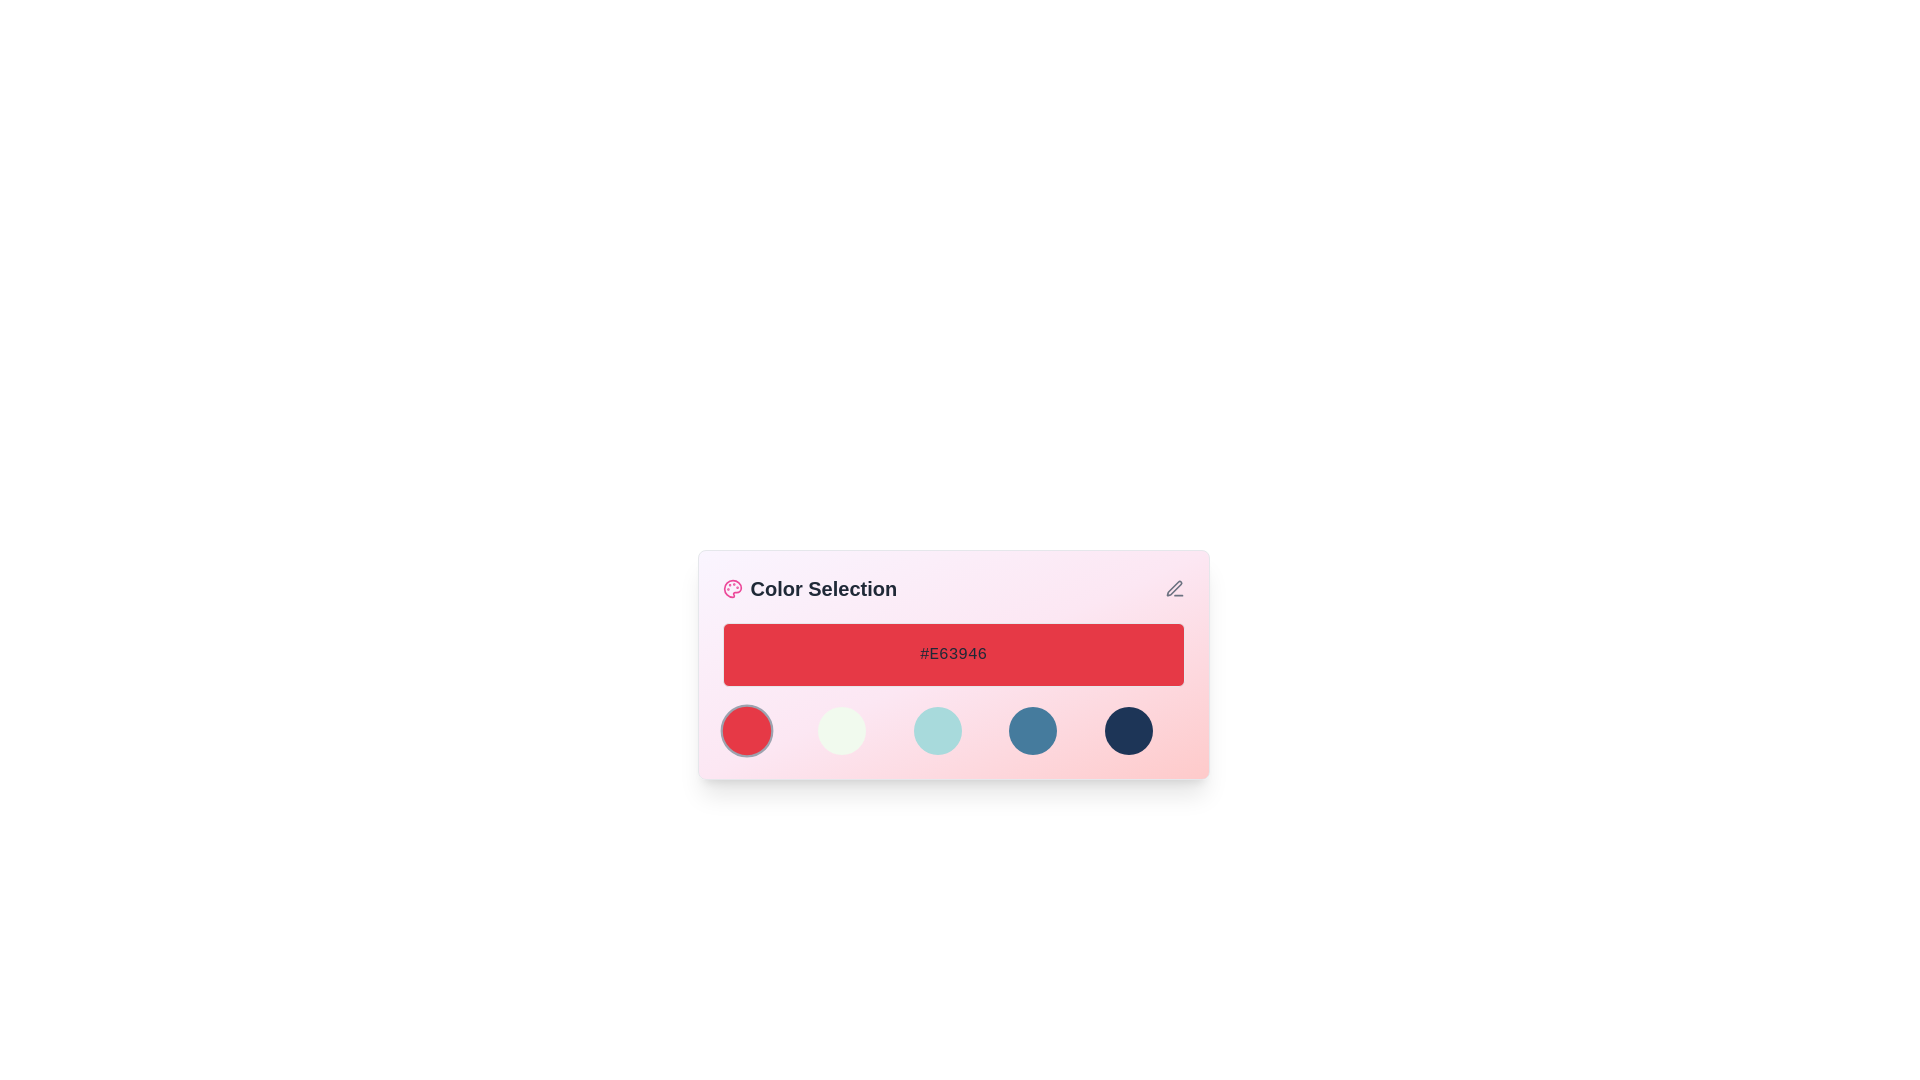 The height and width of the screenshot is (1080, 1920). I want to click on the fifth circular color selection option with a dark blue background, so click(1128, 731).